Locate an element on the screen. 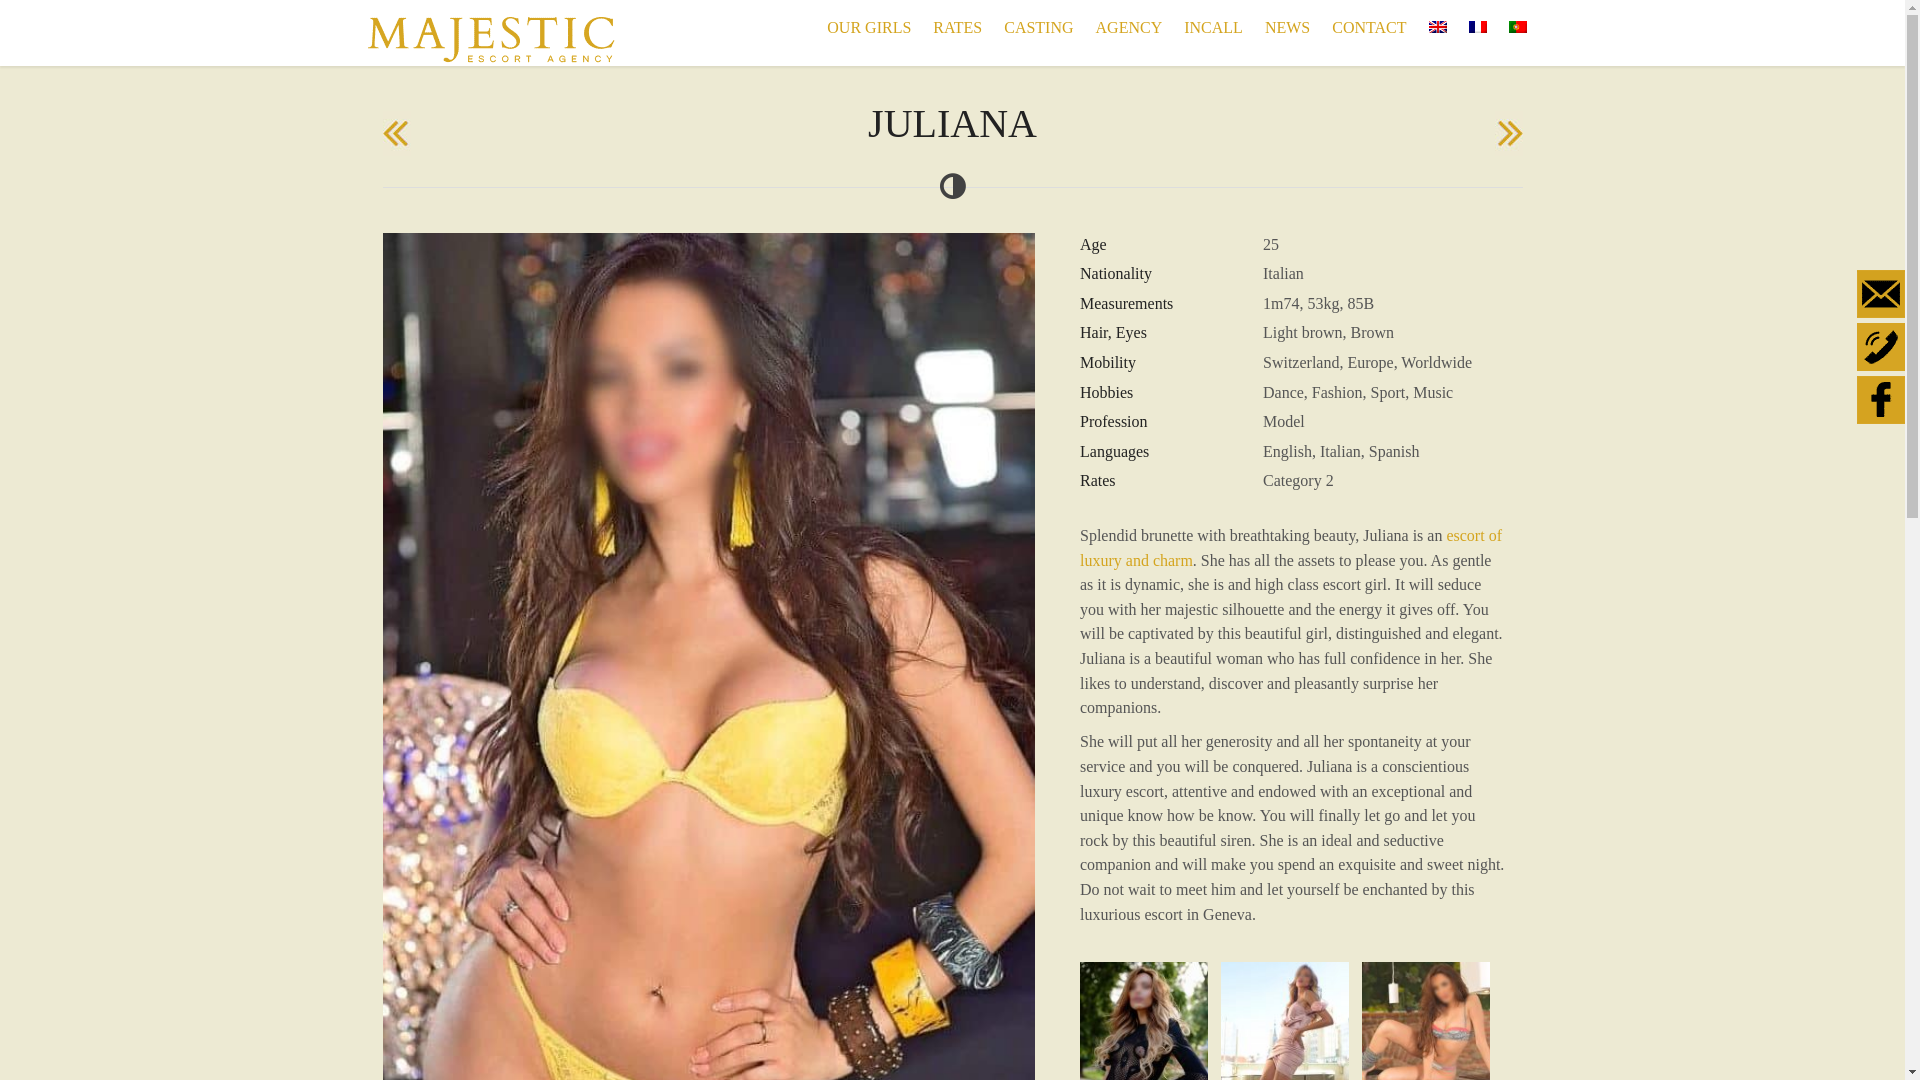  'Email us' is located at coordinates (1880, 293).